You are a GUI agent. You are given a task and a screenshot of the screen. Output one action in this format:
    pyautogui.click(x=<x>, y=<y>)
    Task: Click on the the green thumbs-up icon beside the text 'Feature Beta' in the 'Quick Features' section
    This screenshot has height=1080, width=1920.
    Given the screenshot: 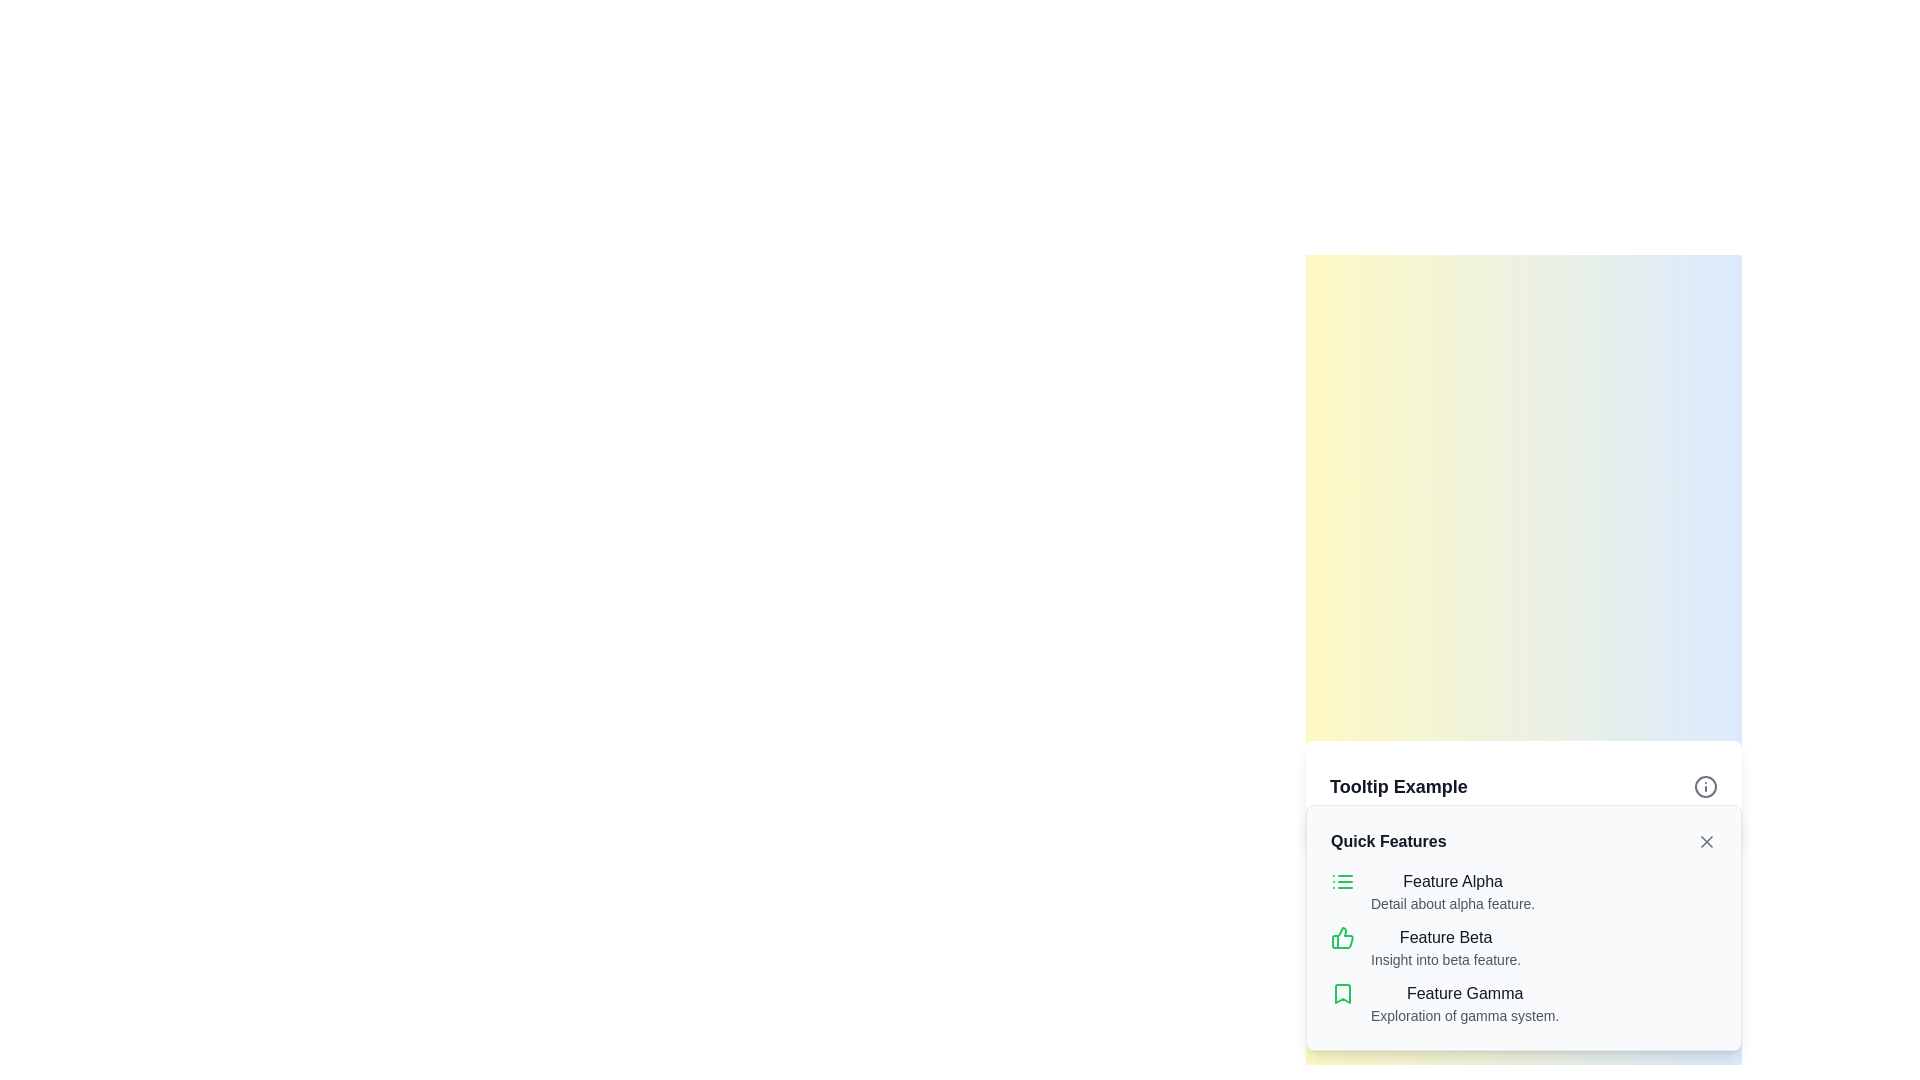 What is the action you would take?
    pyautogui.click(x=1343, y=937)
    